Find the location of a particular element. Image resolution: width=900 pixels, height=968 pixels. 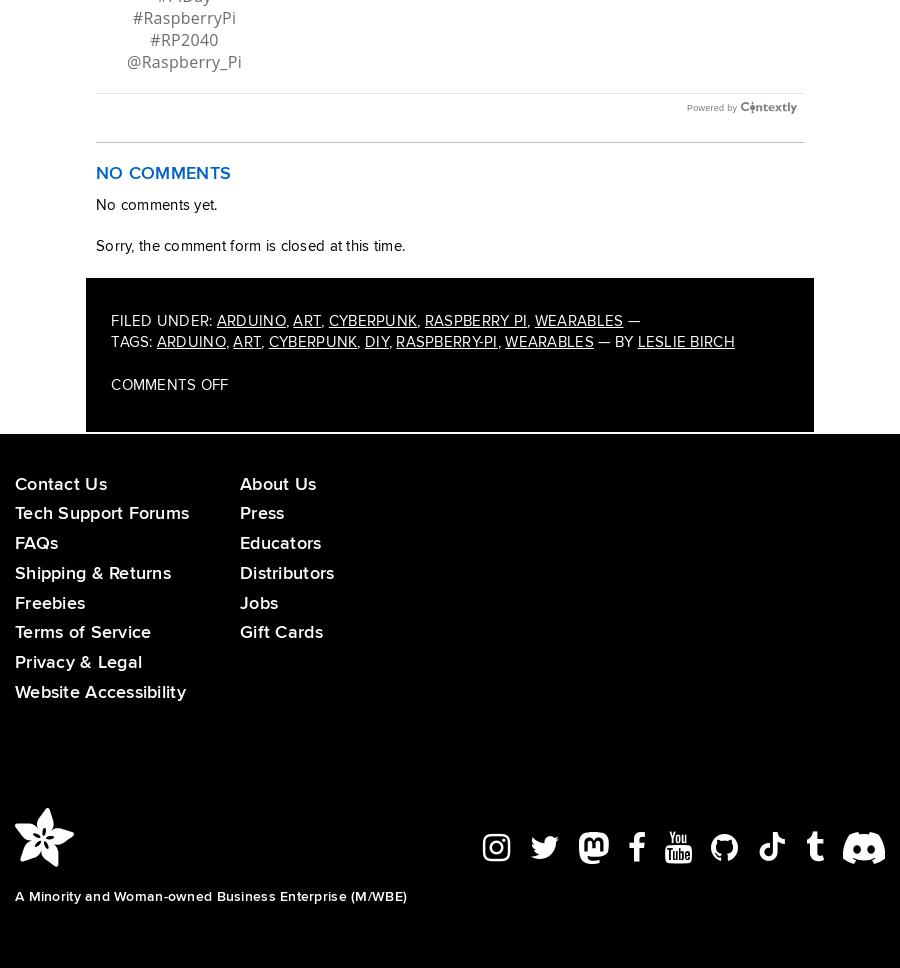

'Powered by' is located at coordinates (710, 128).